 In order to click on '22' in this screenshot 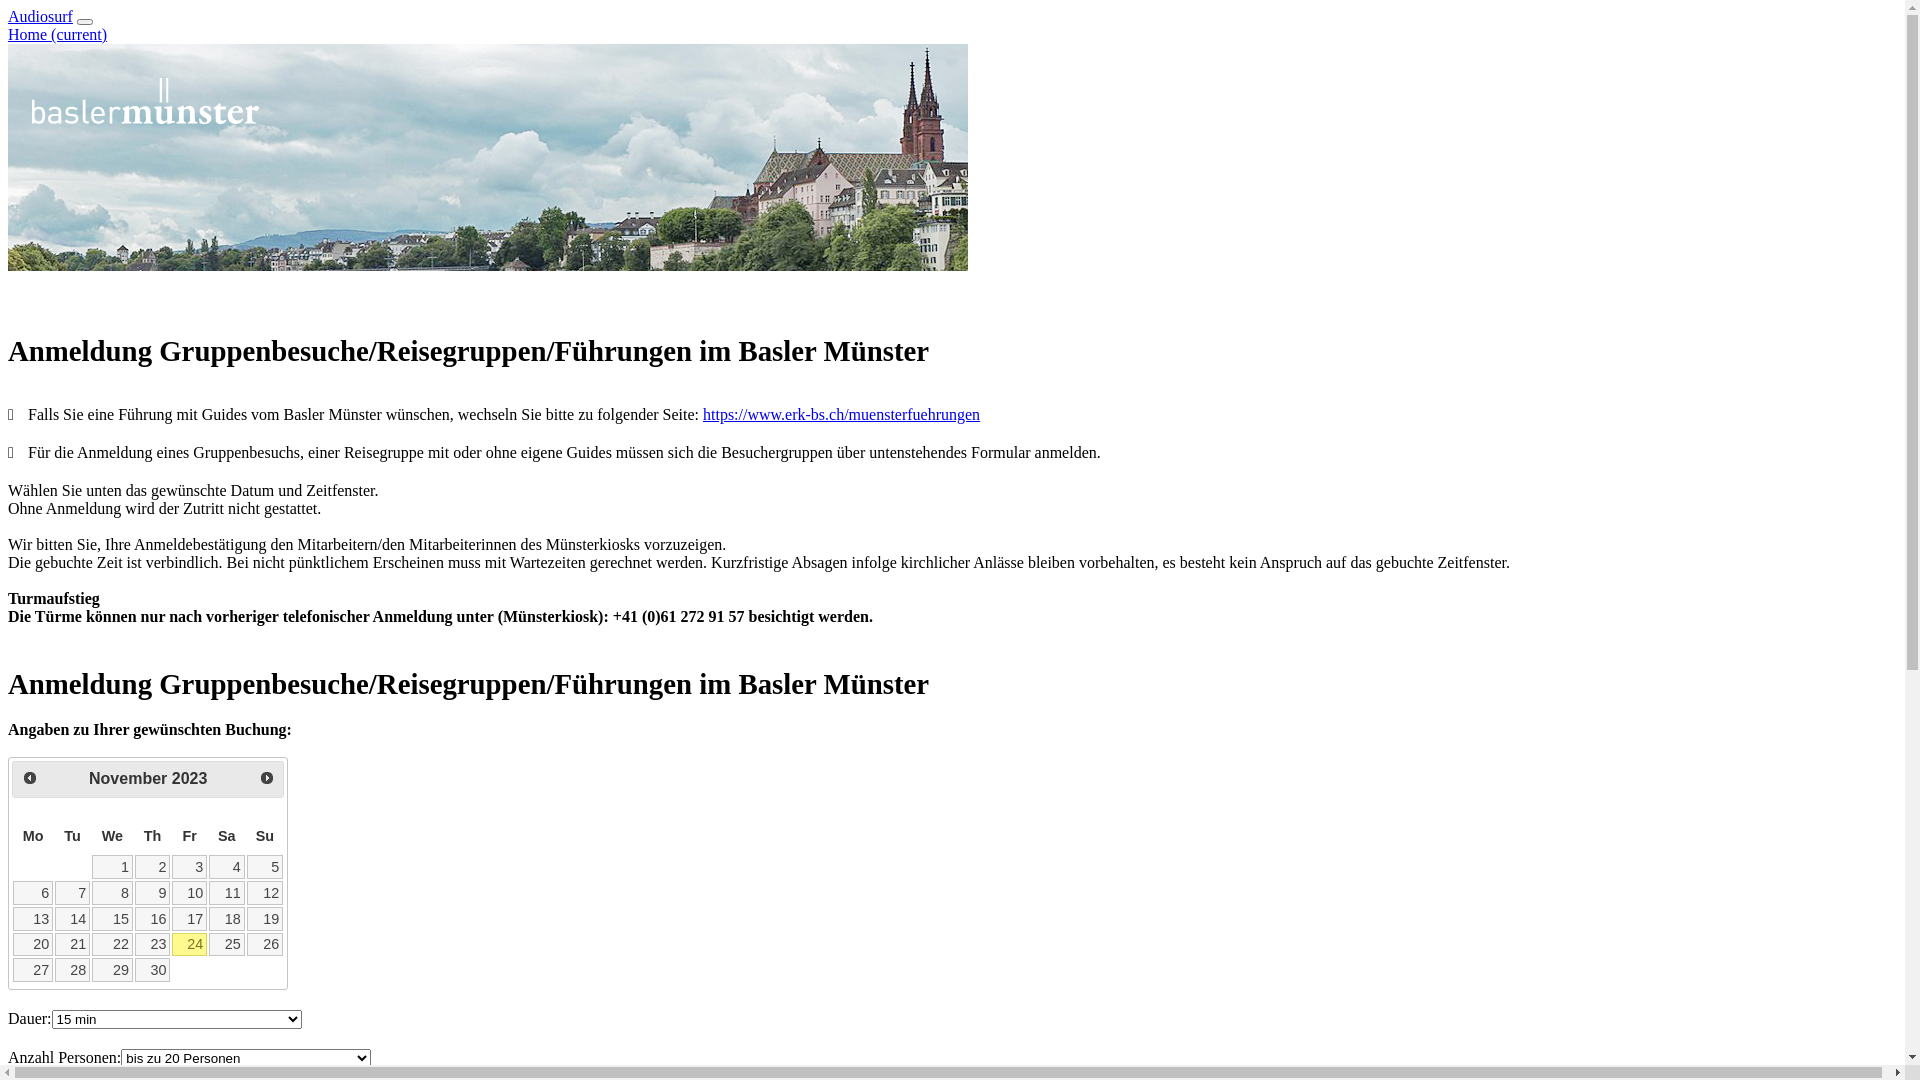, I will do `click(111, 945)`.